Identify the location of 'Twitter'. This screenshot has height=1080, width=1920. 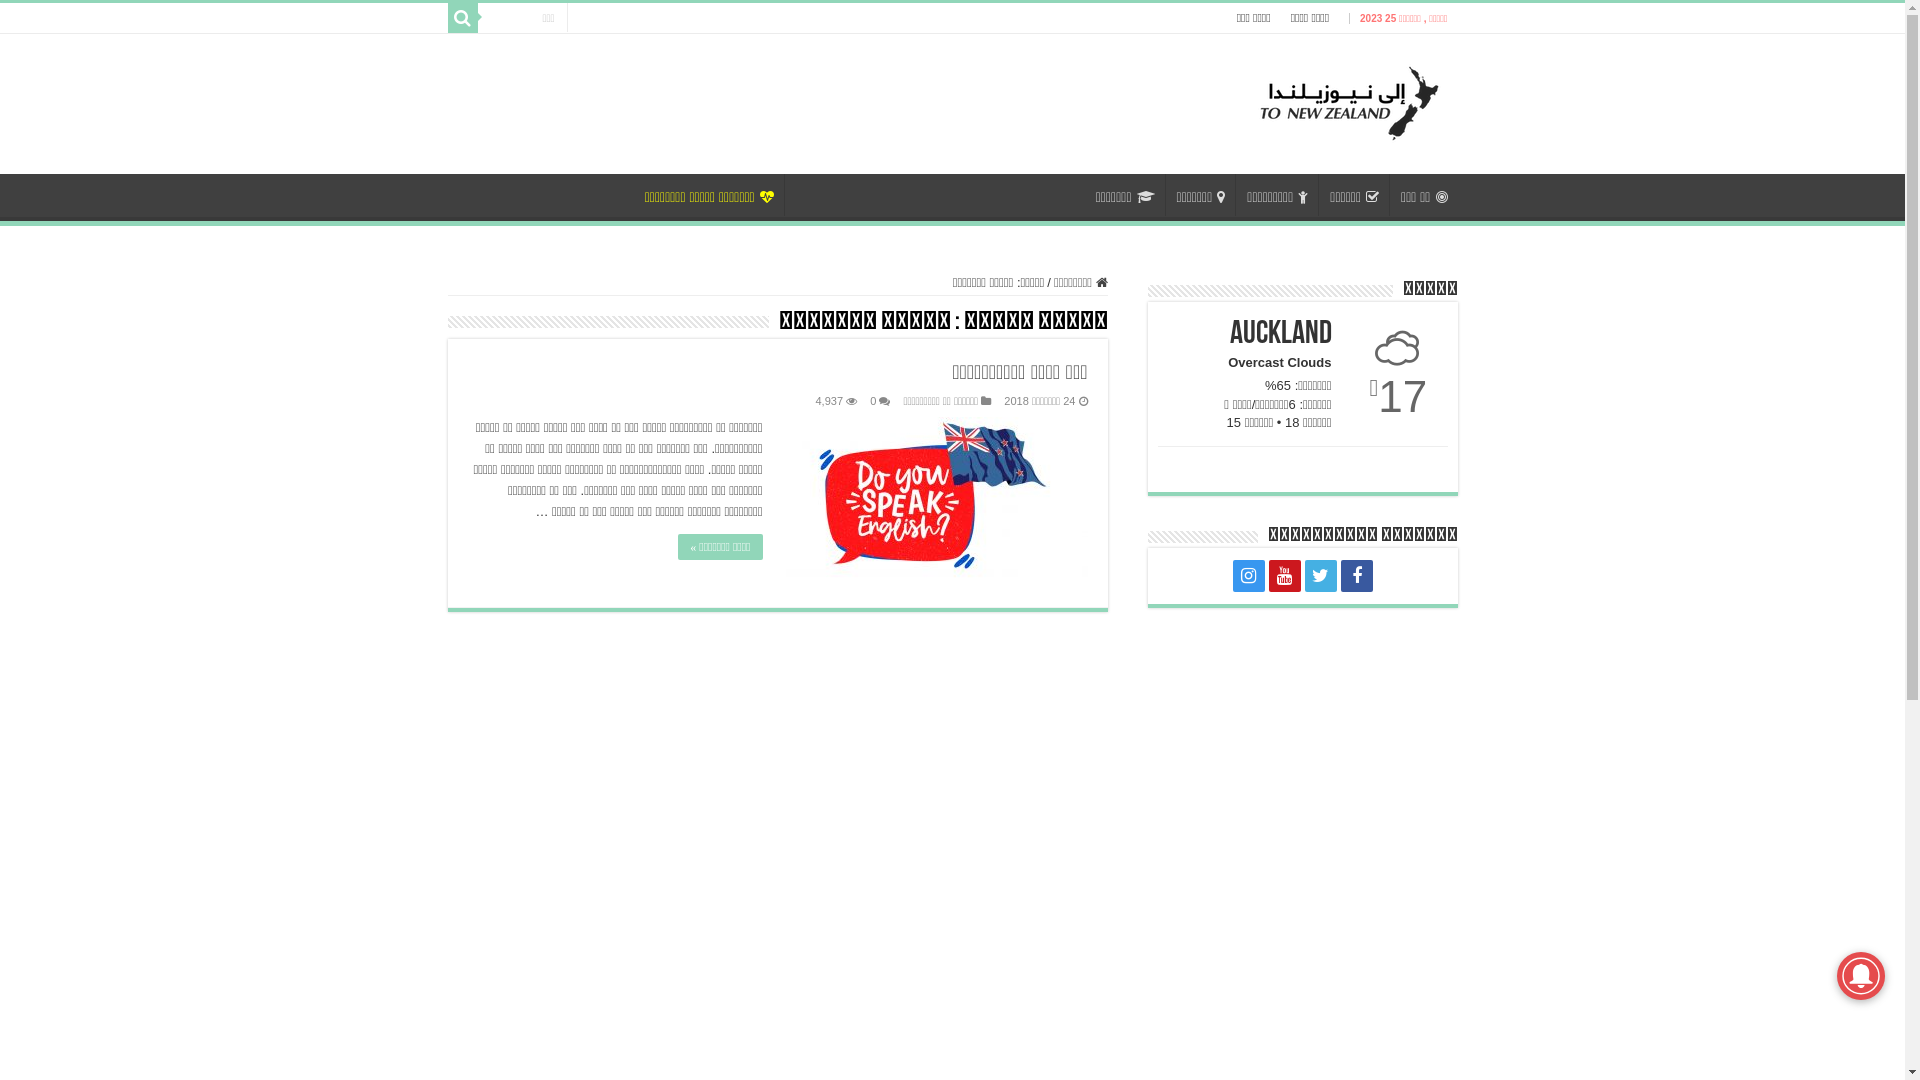
(1320, 575).